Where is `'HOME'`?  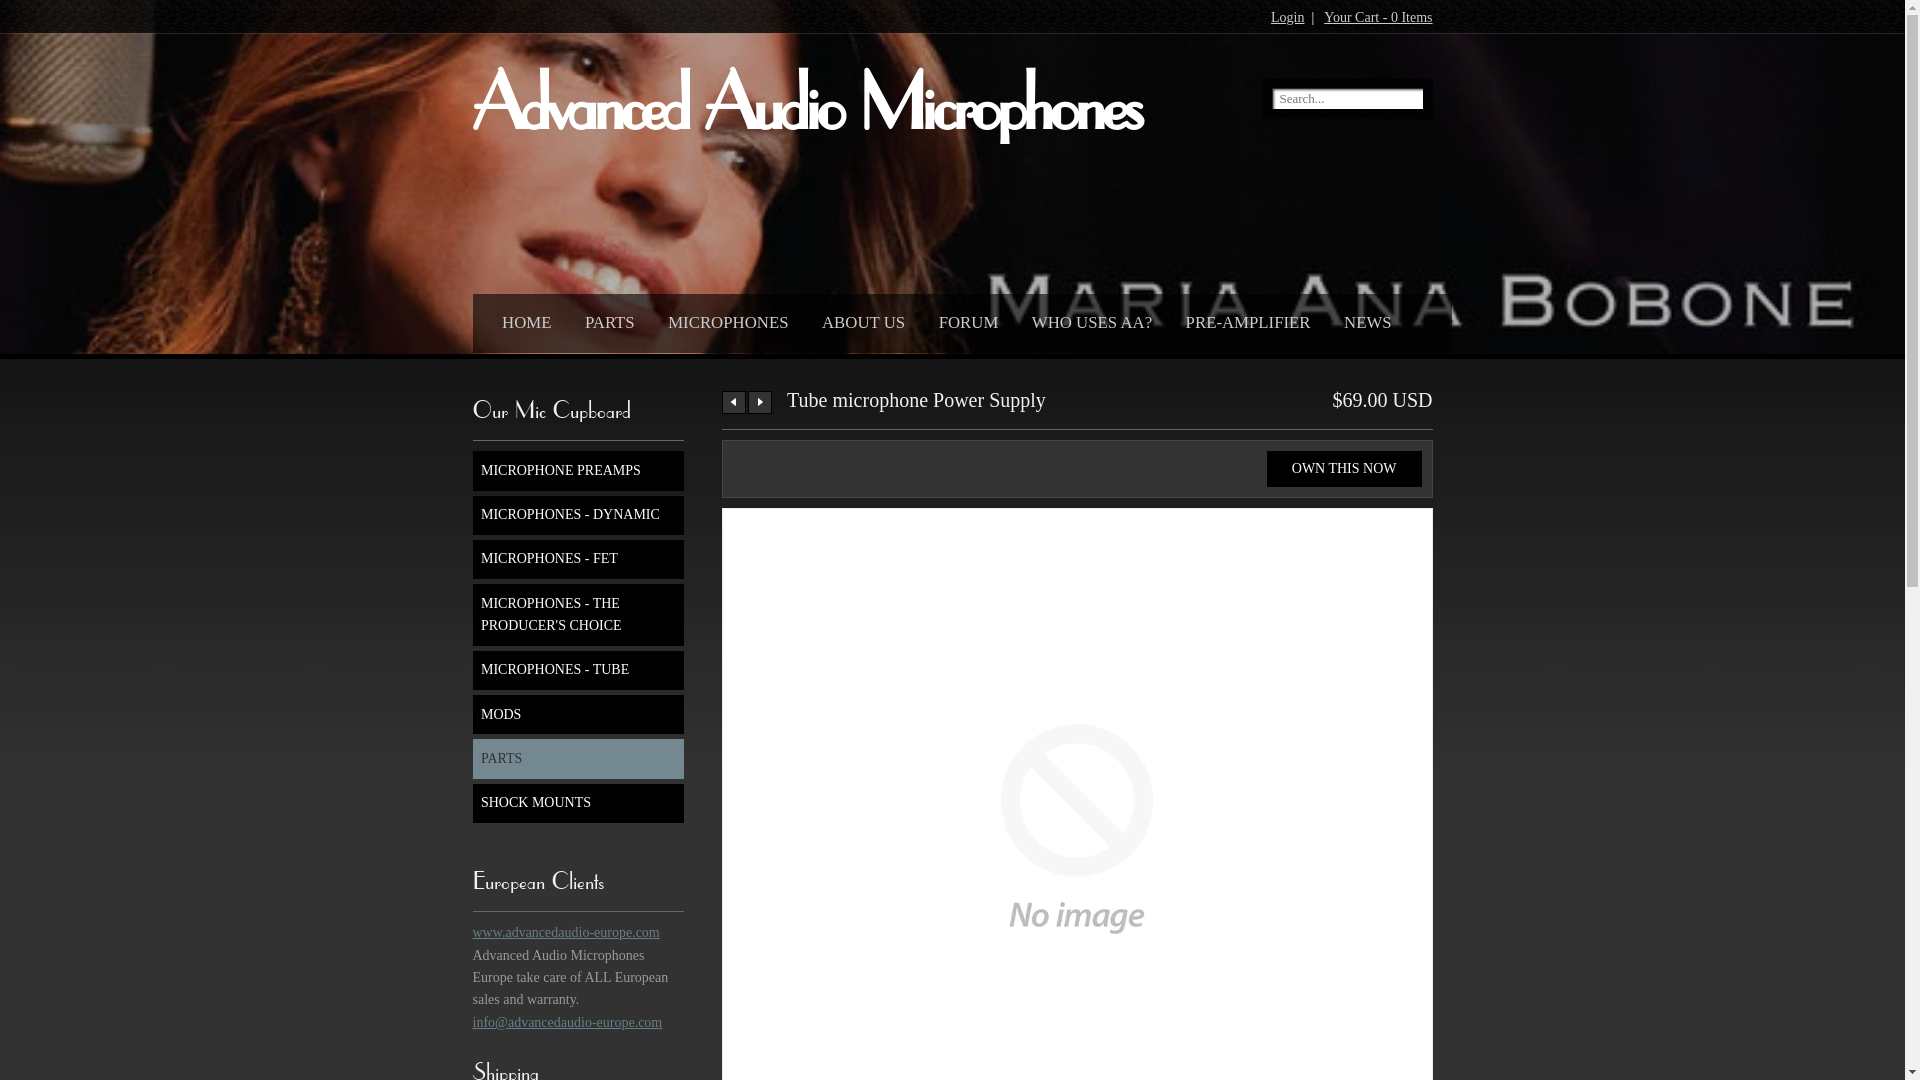 'HOME' is located at coordinates (521, 318).